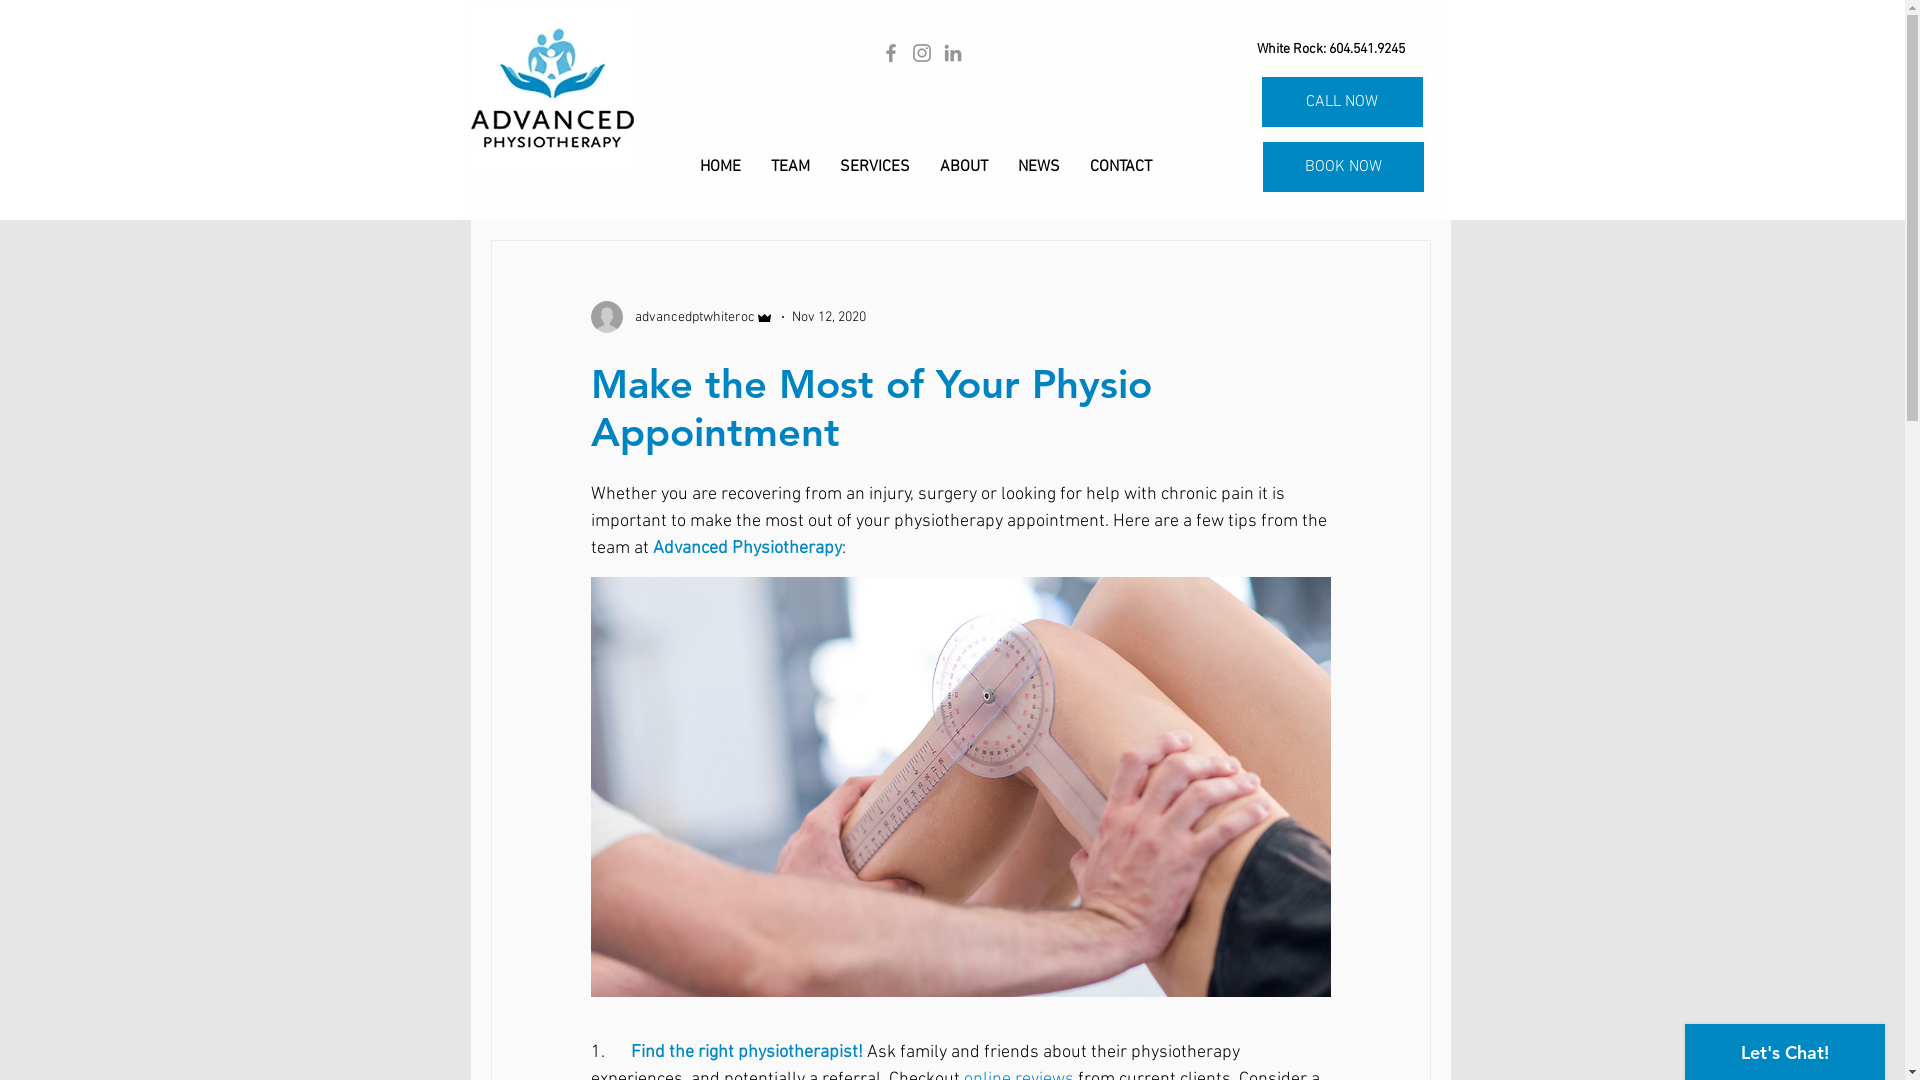 The image size is (1920, 1080). Describe the element at coordinates (1342, 101) in the screenshot. I see `'CALL NOW'` at that location.